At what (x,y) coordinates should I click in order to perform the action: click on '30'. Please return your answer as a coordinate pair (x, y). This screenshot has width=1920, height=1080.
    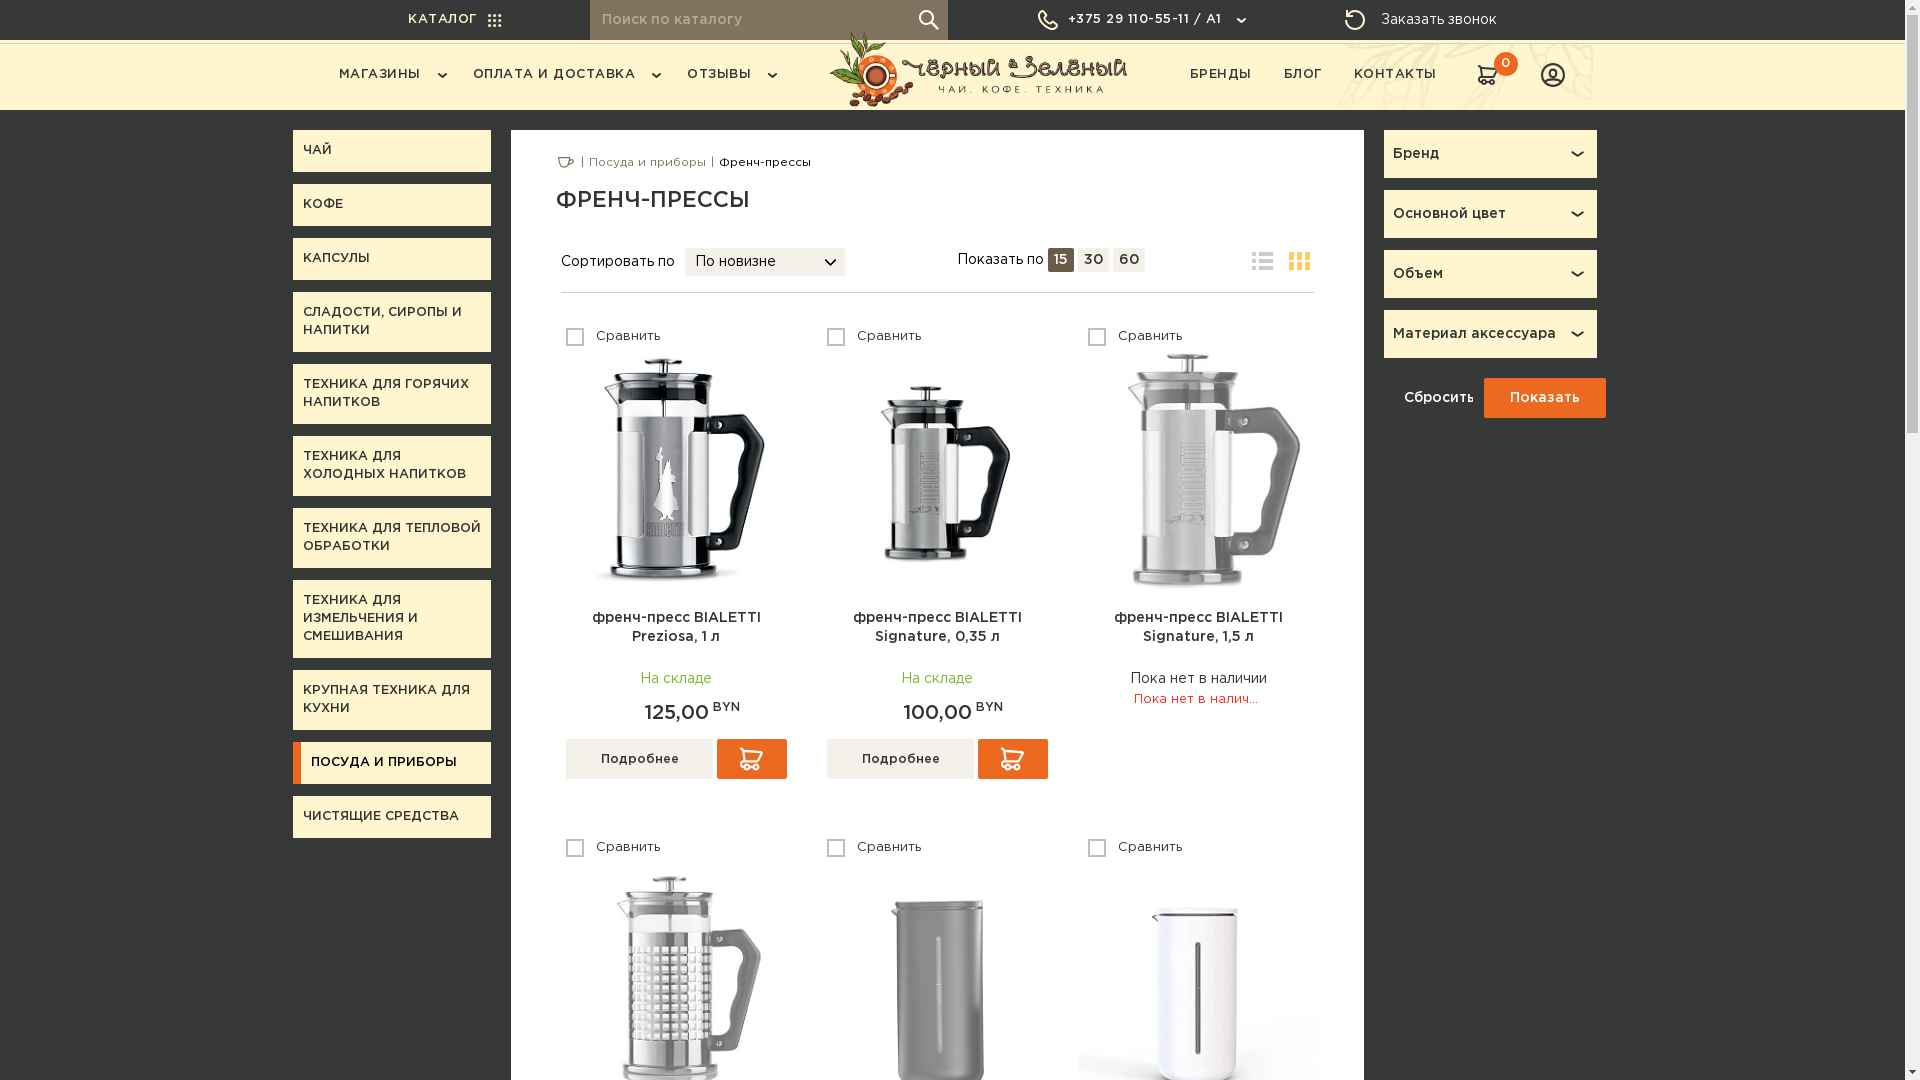
    Looking at the image, I should click on (1092, 258).